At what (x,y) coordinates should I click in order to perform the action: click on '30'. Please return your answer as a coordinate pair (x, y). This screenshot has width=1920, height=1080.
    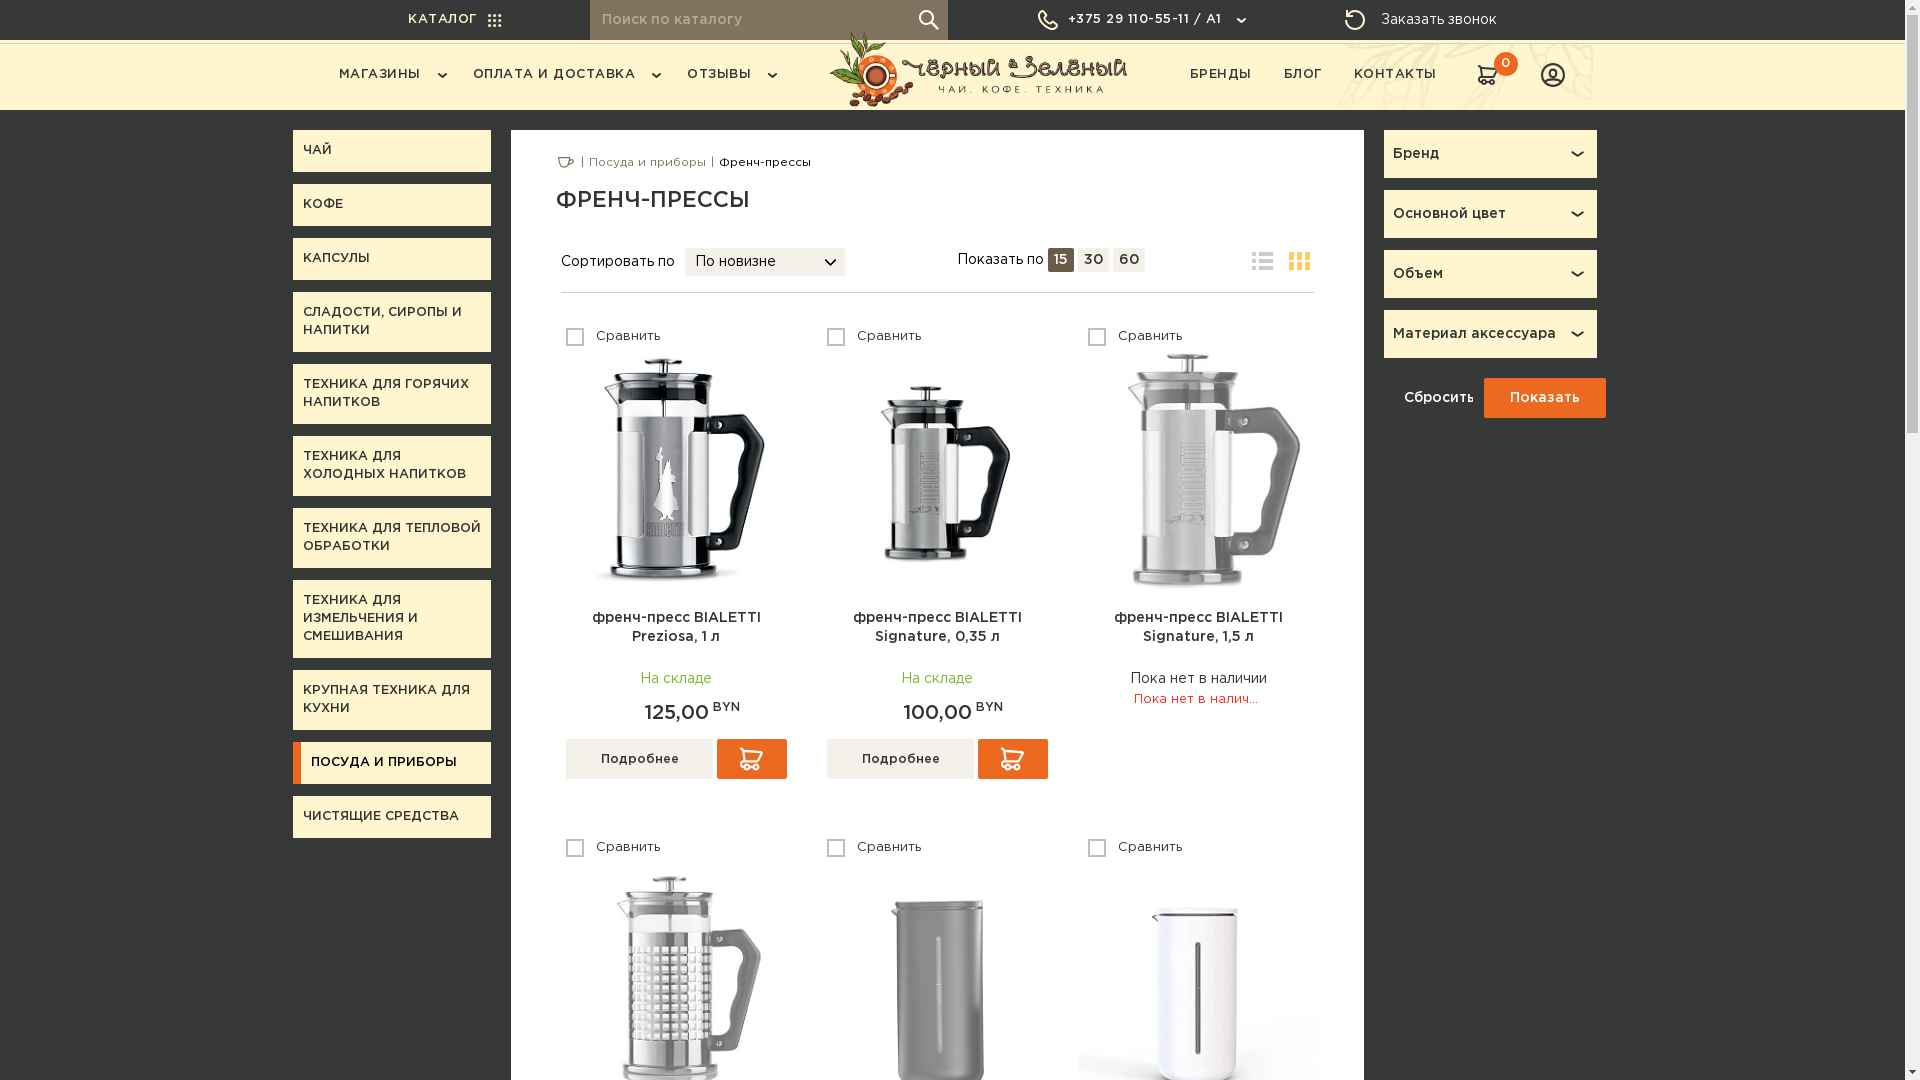
    Looking at the image, I should click on (1092, 258).